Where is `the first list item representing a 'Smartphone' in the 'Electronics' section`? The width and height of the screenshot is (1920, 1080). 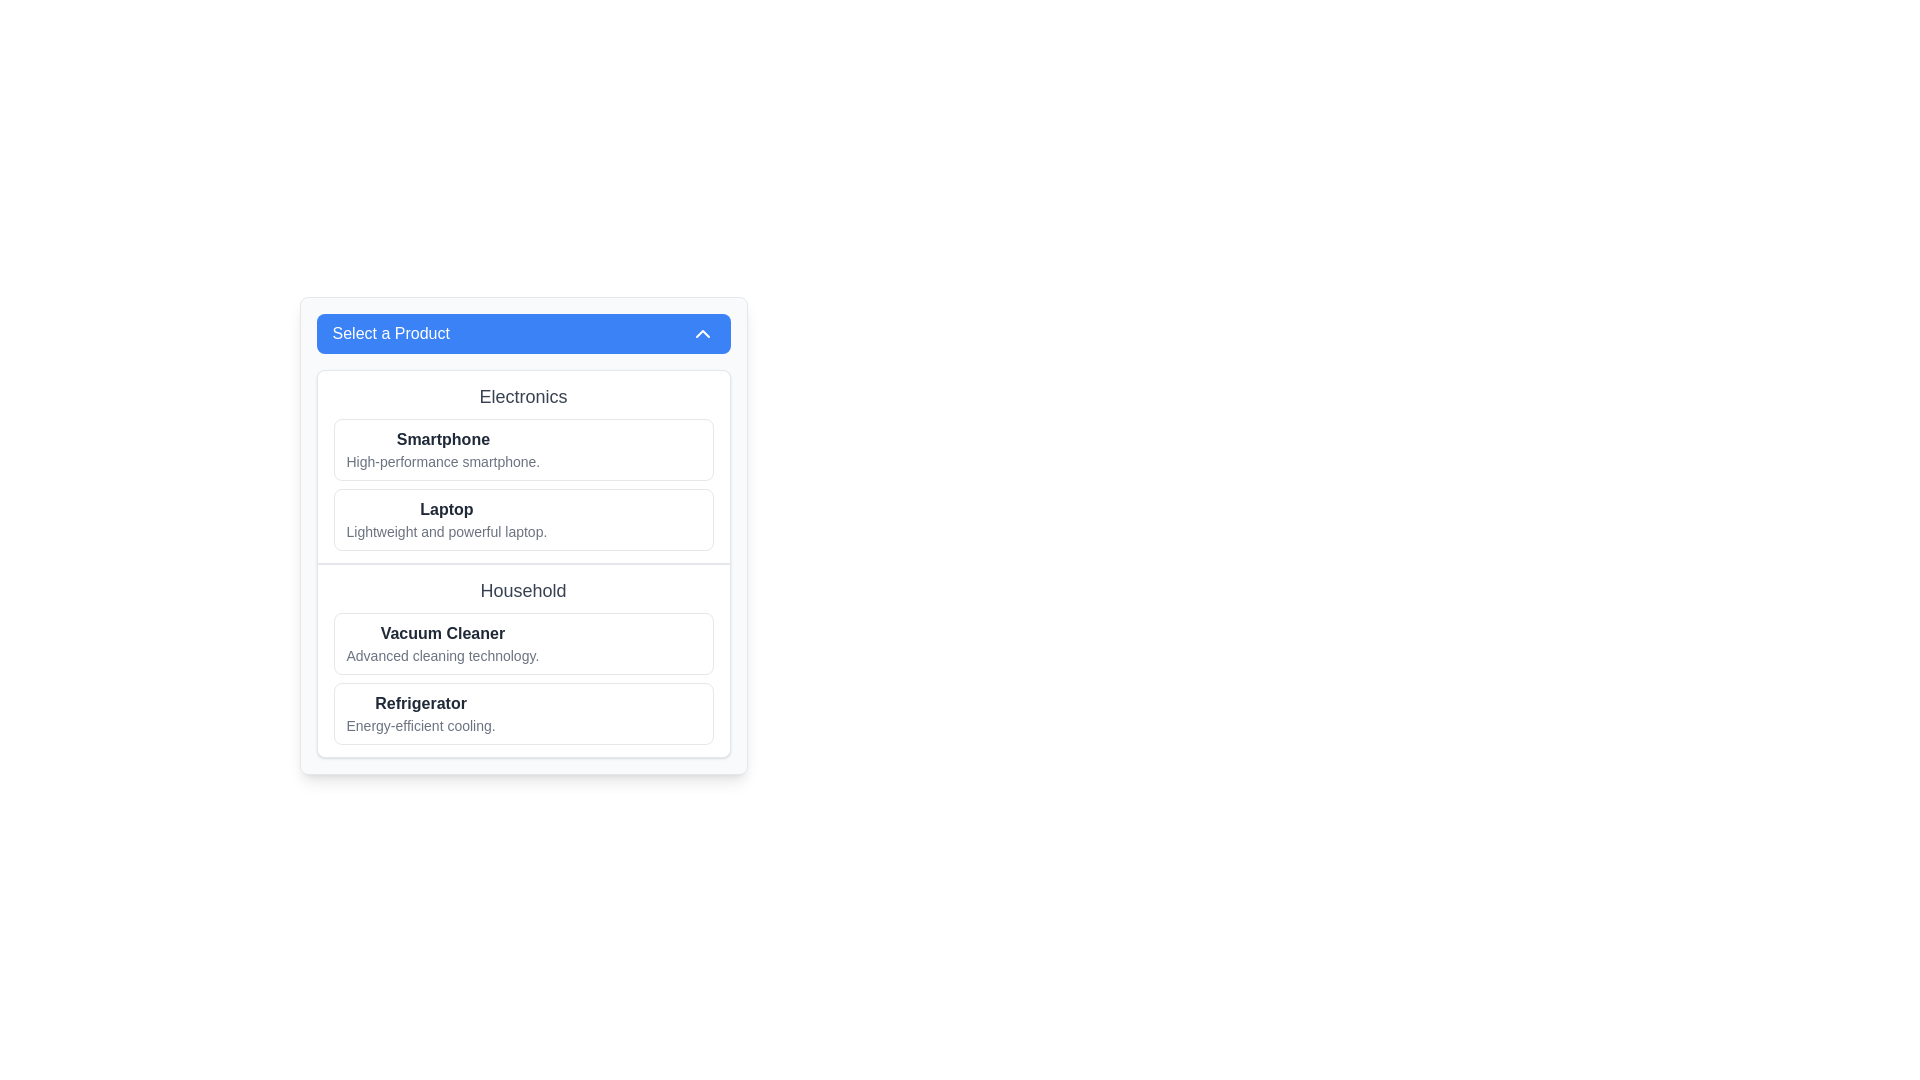
the first list item representing a 'Smartphone' in the 'Electronics' section is located at coordinates (442, 450).